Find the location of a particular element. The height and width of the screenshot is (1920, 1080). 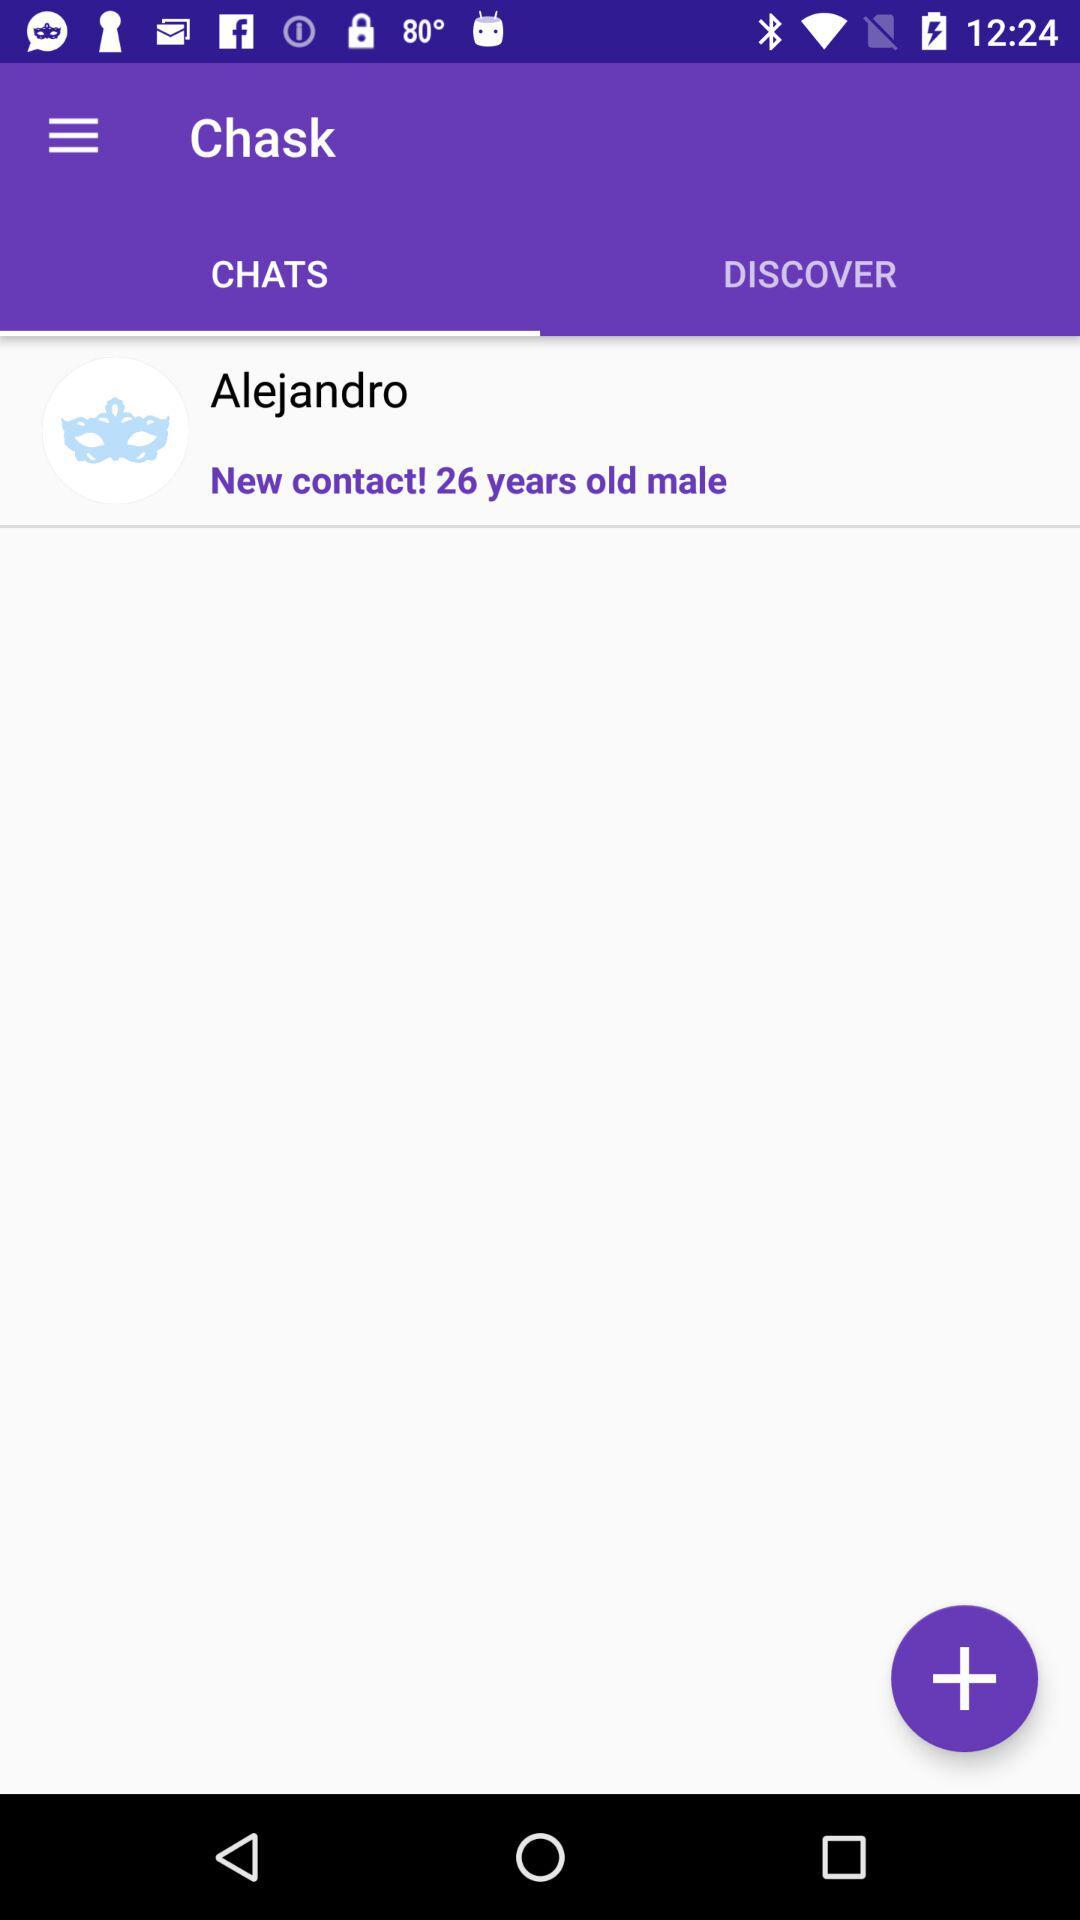

start new chat is located at coordinates (963, 1678).